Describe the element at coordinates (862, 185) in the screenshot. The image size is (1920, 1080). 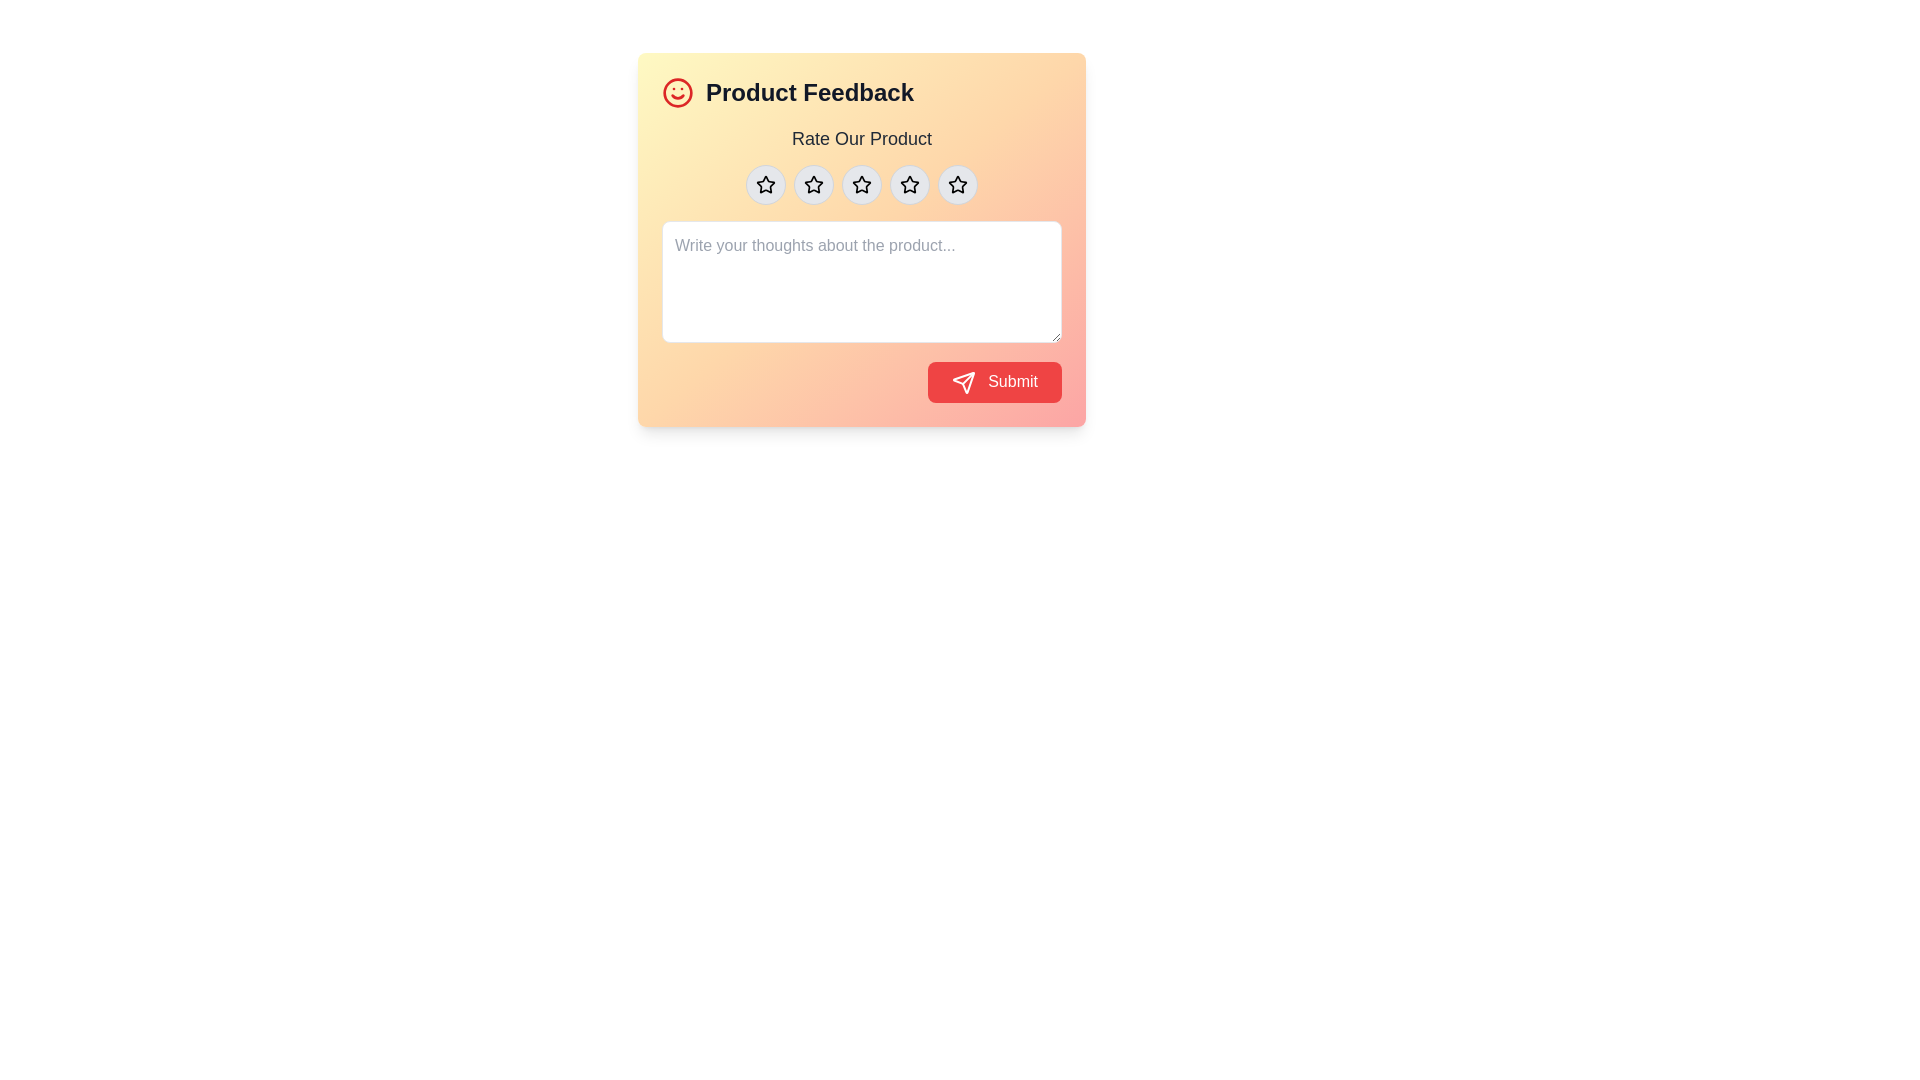
I see `the third star icon in the rating component for accessibility navigation` at that location.